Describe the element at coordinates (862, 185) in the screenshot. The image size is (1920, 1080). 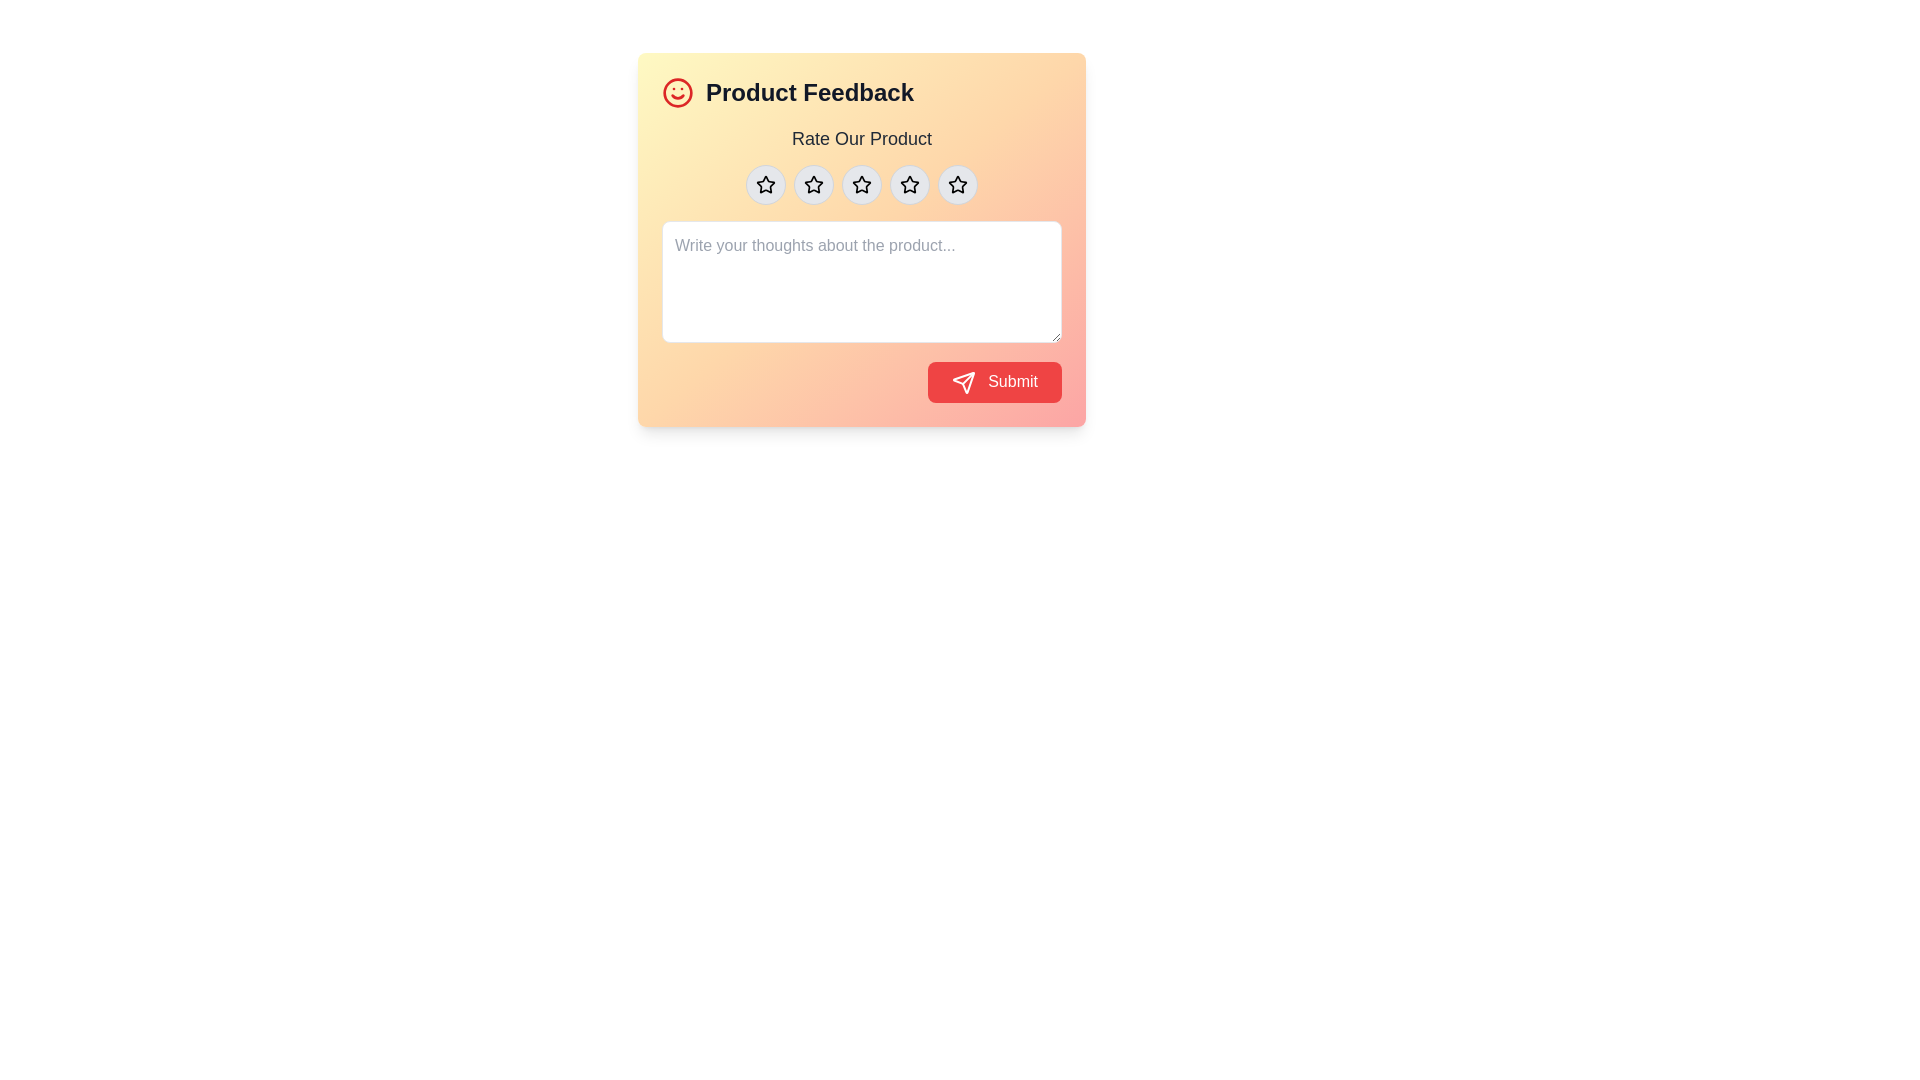
I see `the third star icon in the rating component for accessibility navigation` at that location.